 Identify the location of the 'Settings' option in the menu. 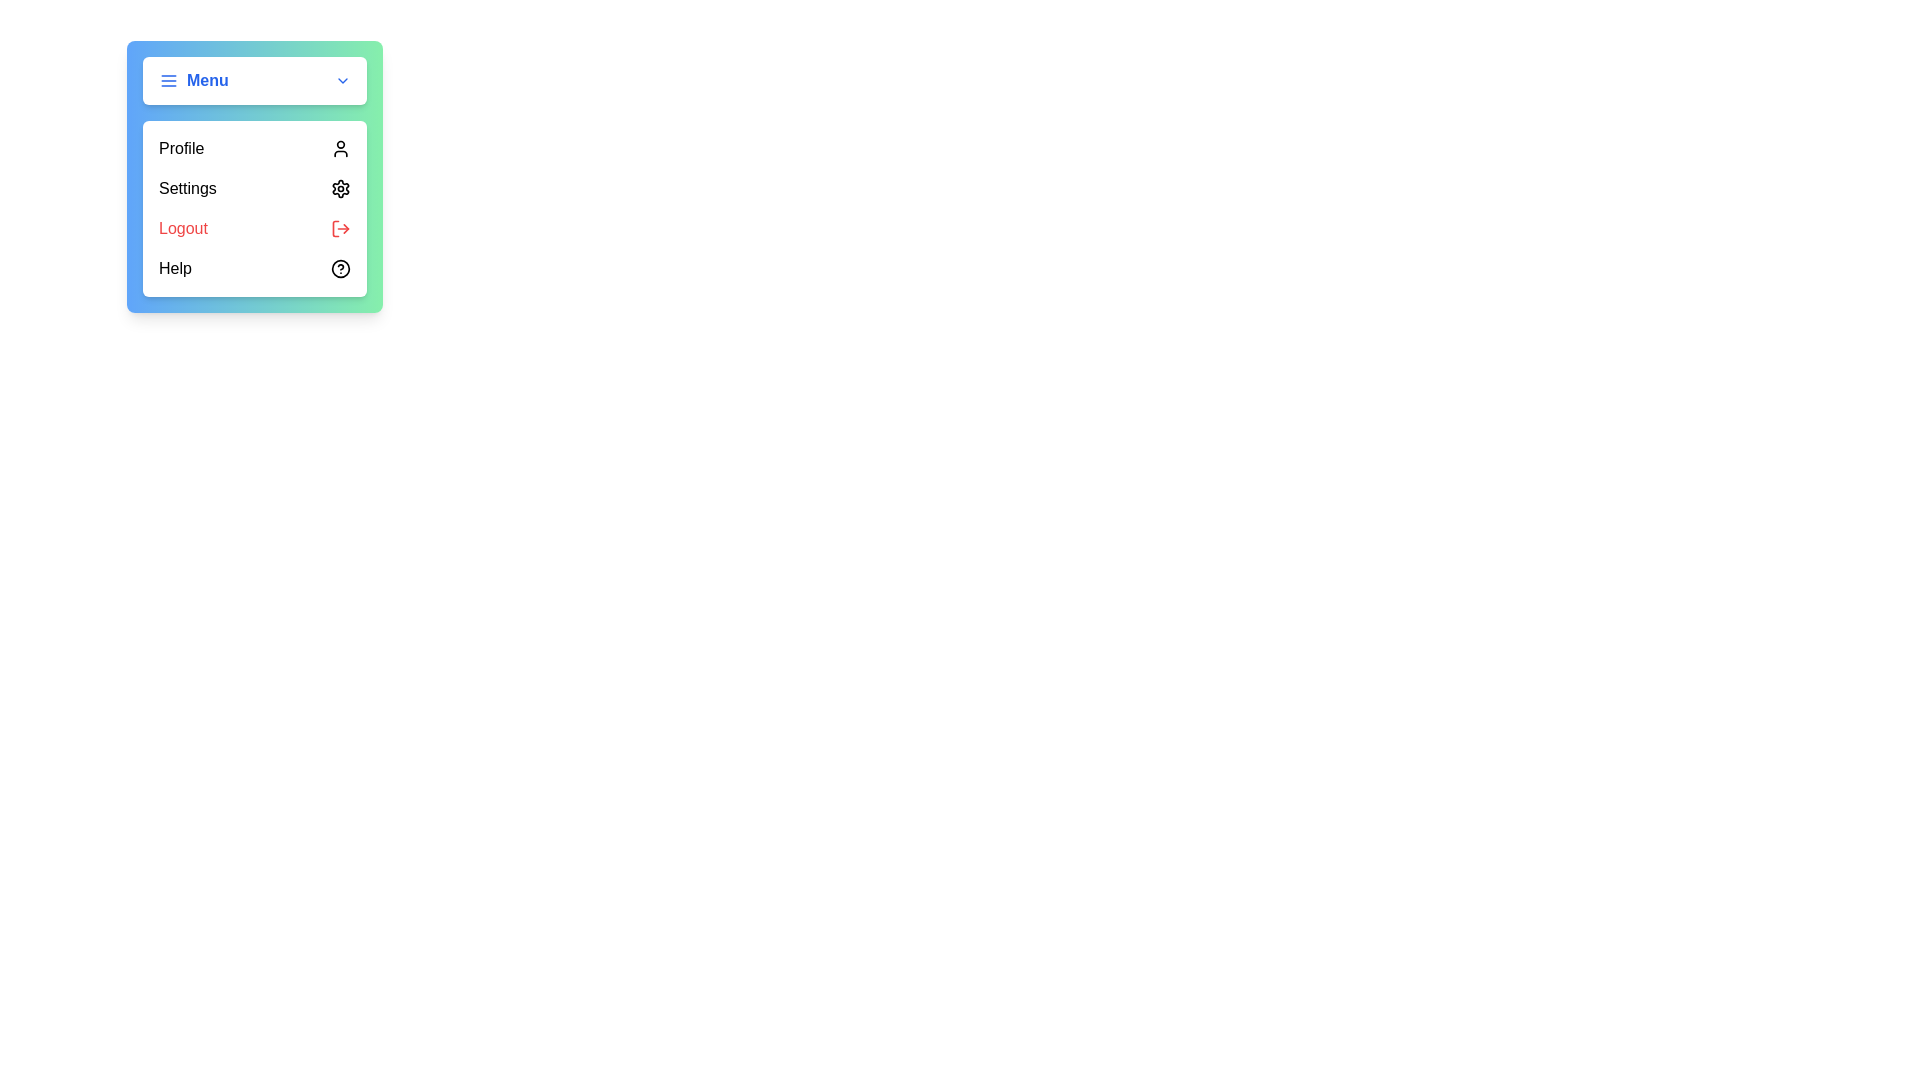
(253, 189).